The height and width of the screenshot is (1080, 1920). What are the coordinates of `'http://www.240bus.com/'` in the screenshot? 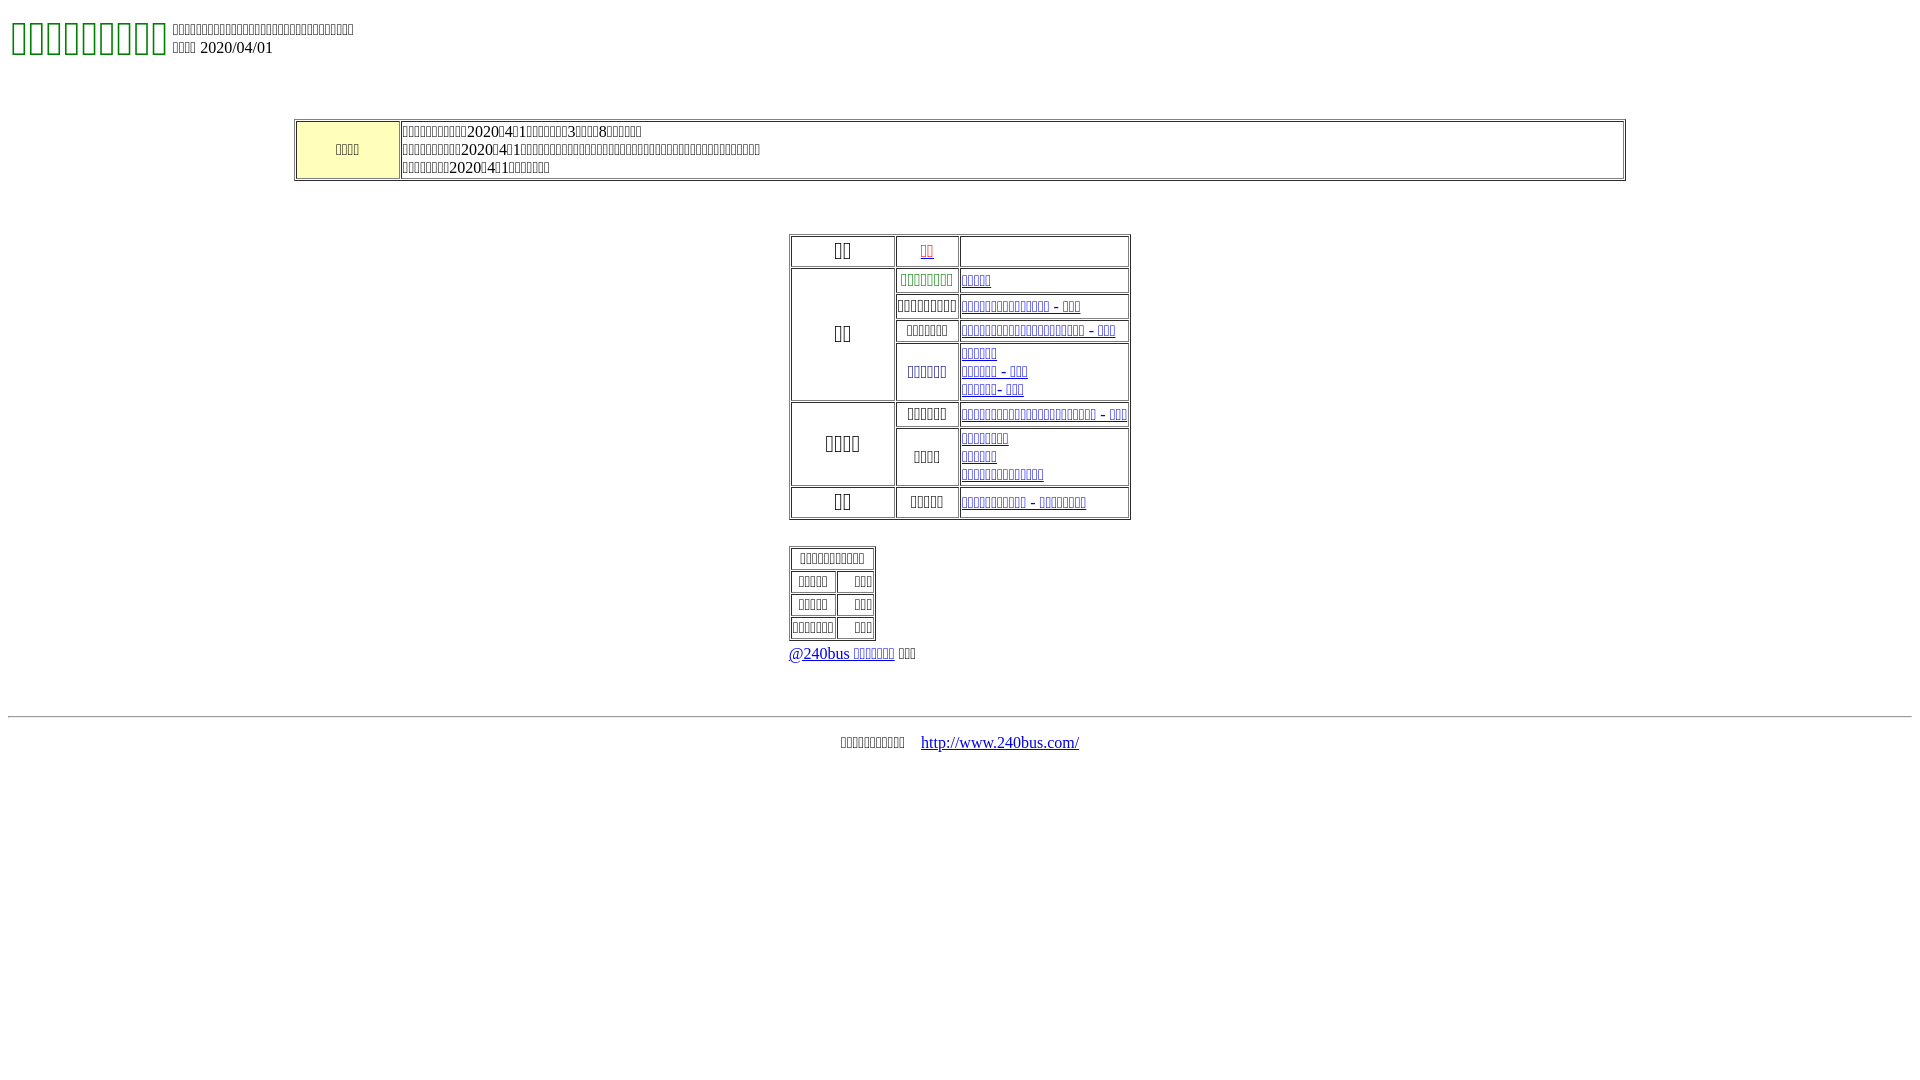 It's located at (999, 742).